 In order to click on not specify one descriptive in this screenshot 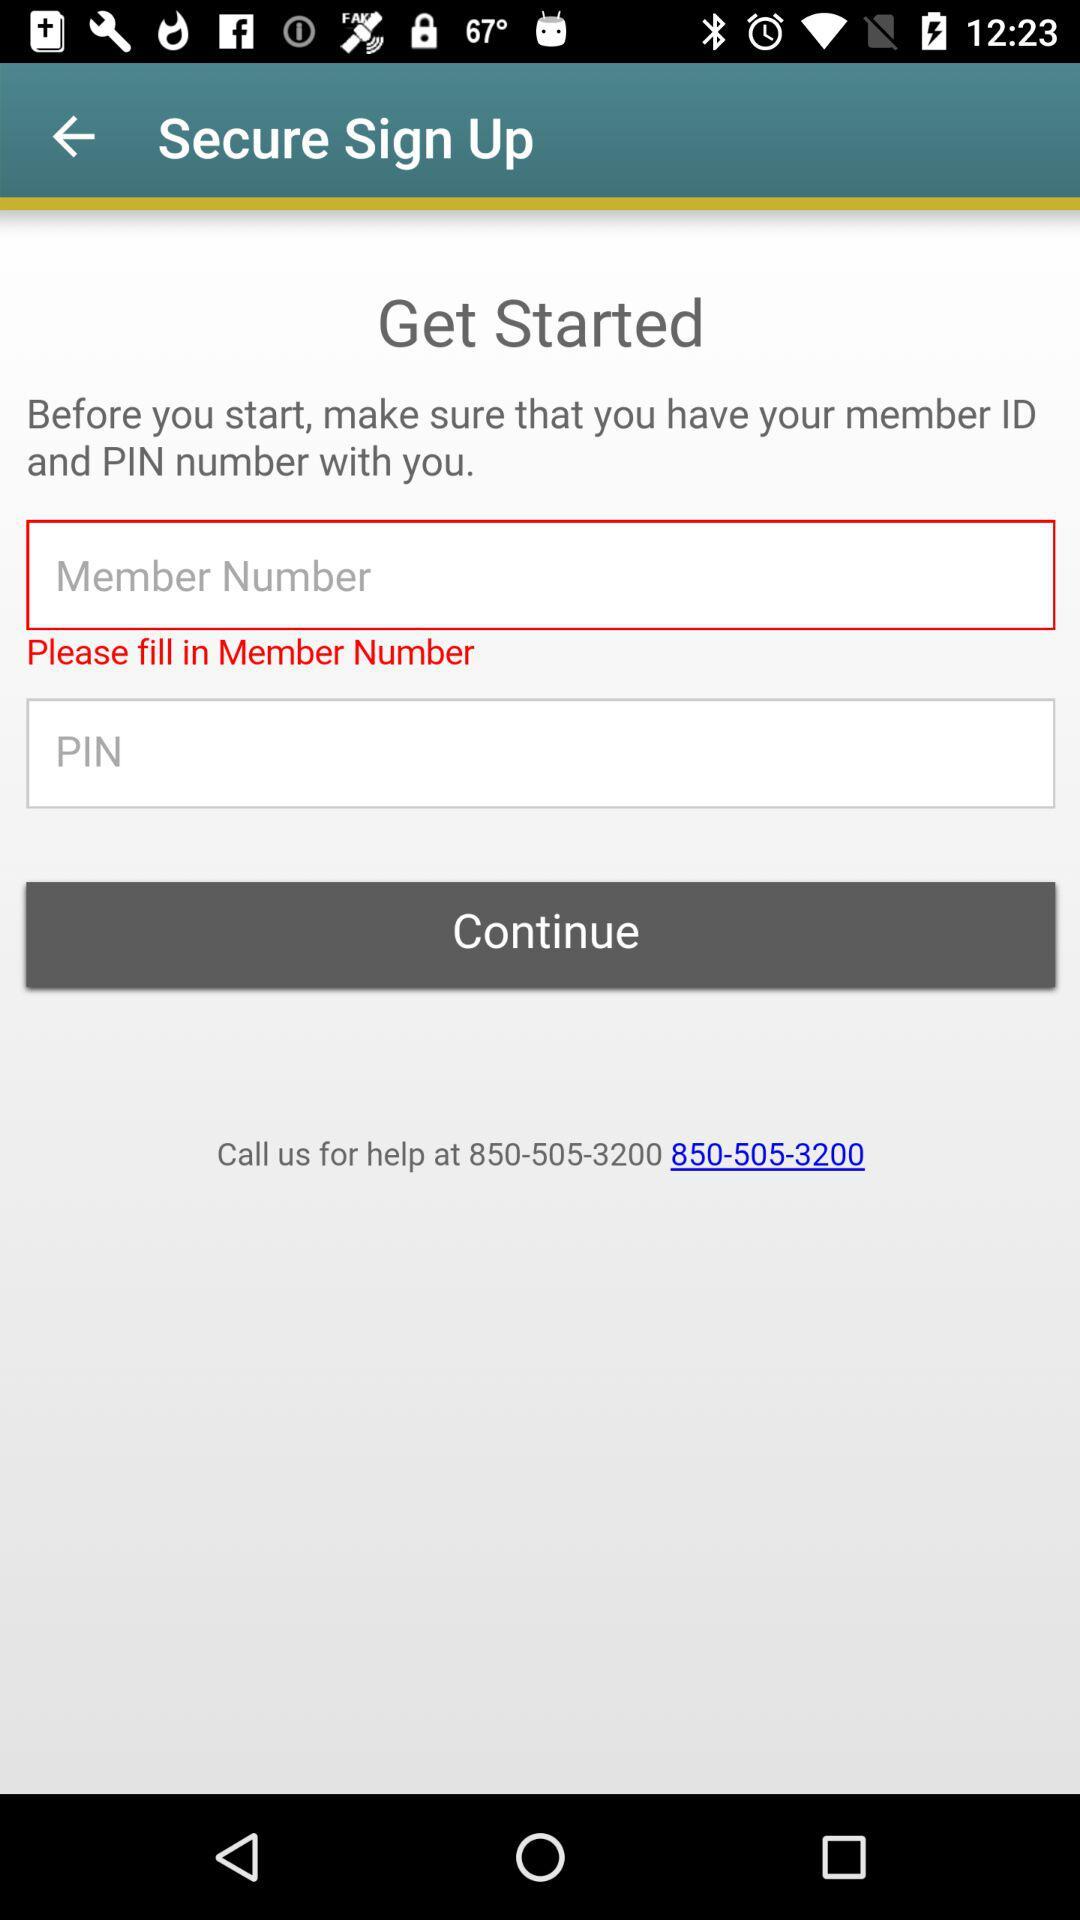, I will do `click(540, 1002)`.